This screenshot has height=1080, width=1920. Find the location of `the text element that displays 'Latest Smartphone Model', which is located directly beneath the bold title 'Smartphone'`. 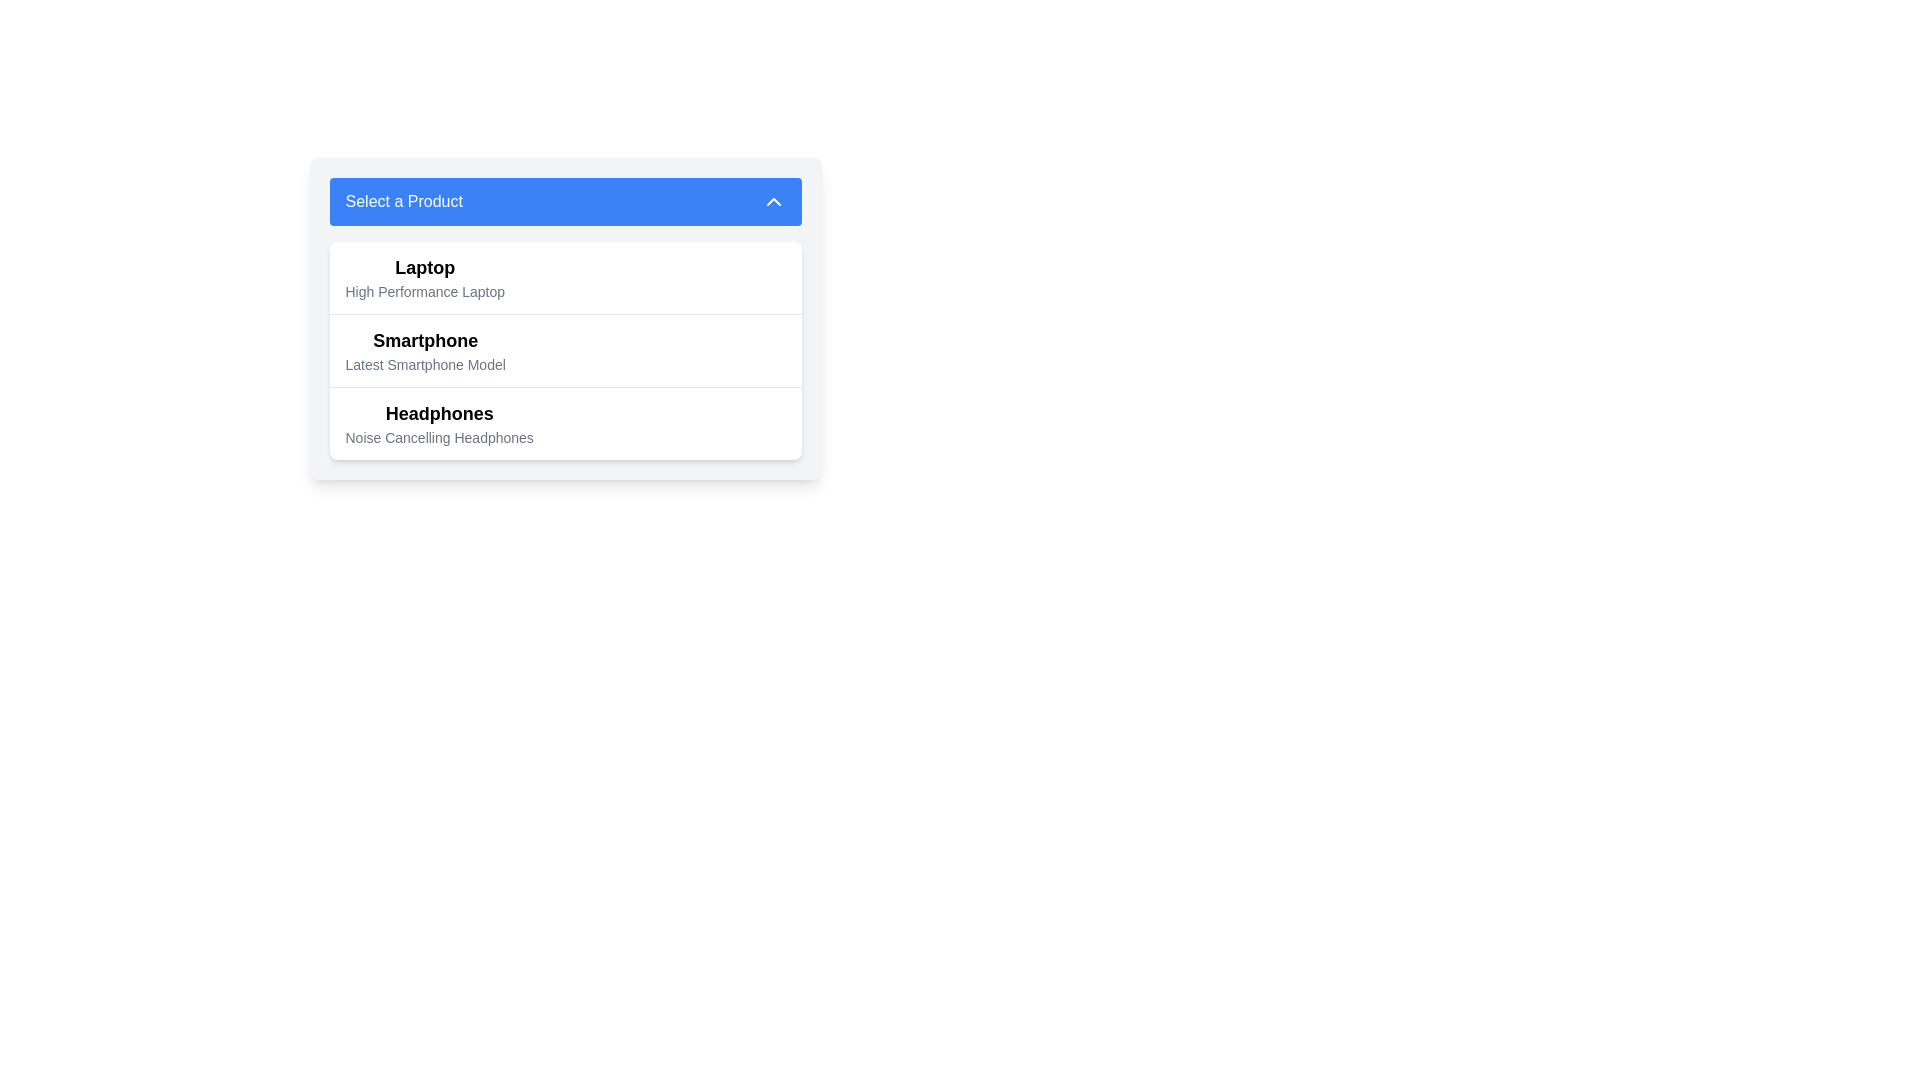

the text element that displays 'Latest Smartphone Model', which is located directly beneath the bold title 'Smartphone' is located at coordinates (424, 365).